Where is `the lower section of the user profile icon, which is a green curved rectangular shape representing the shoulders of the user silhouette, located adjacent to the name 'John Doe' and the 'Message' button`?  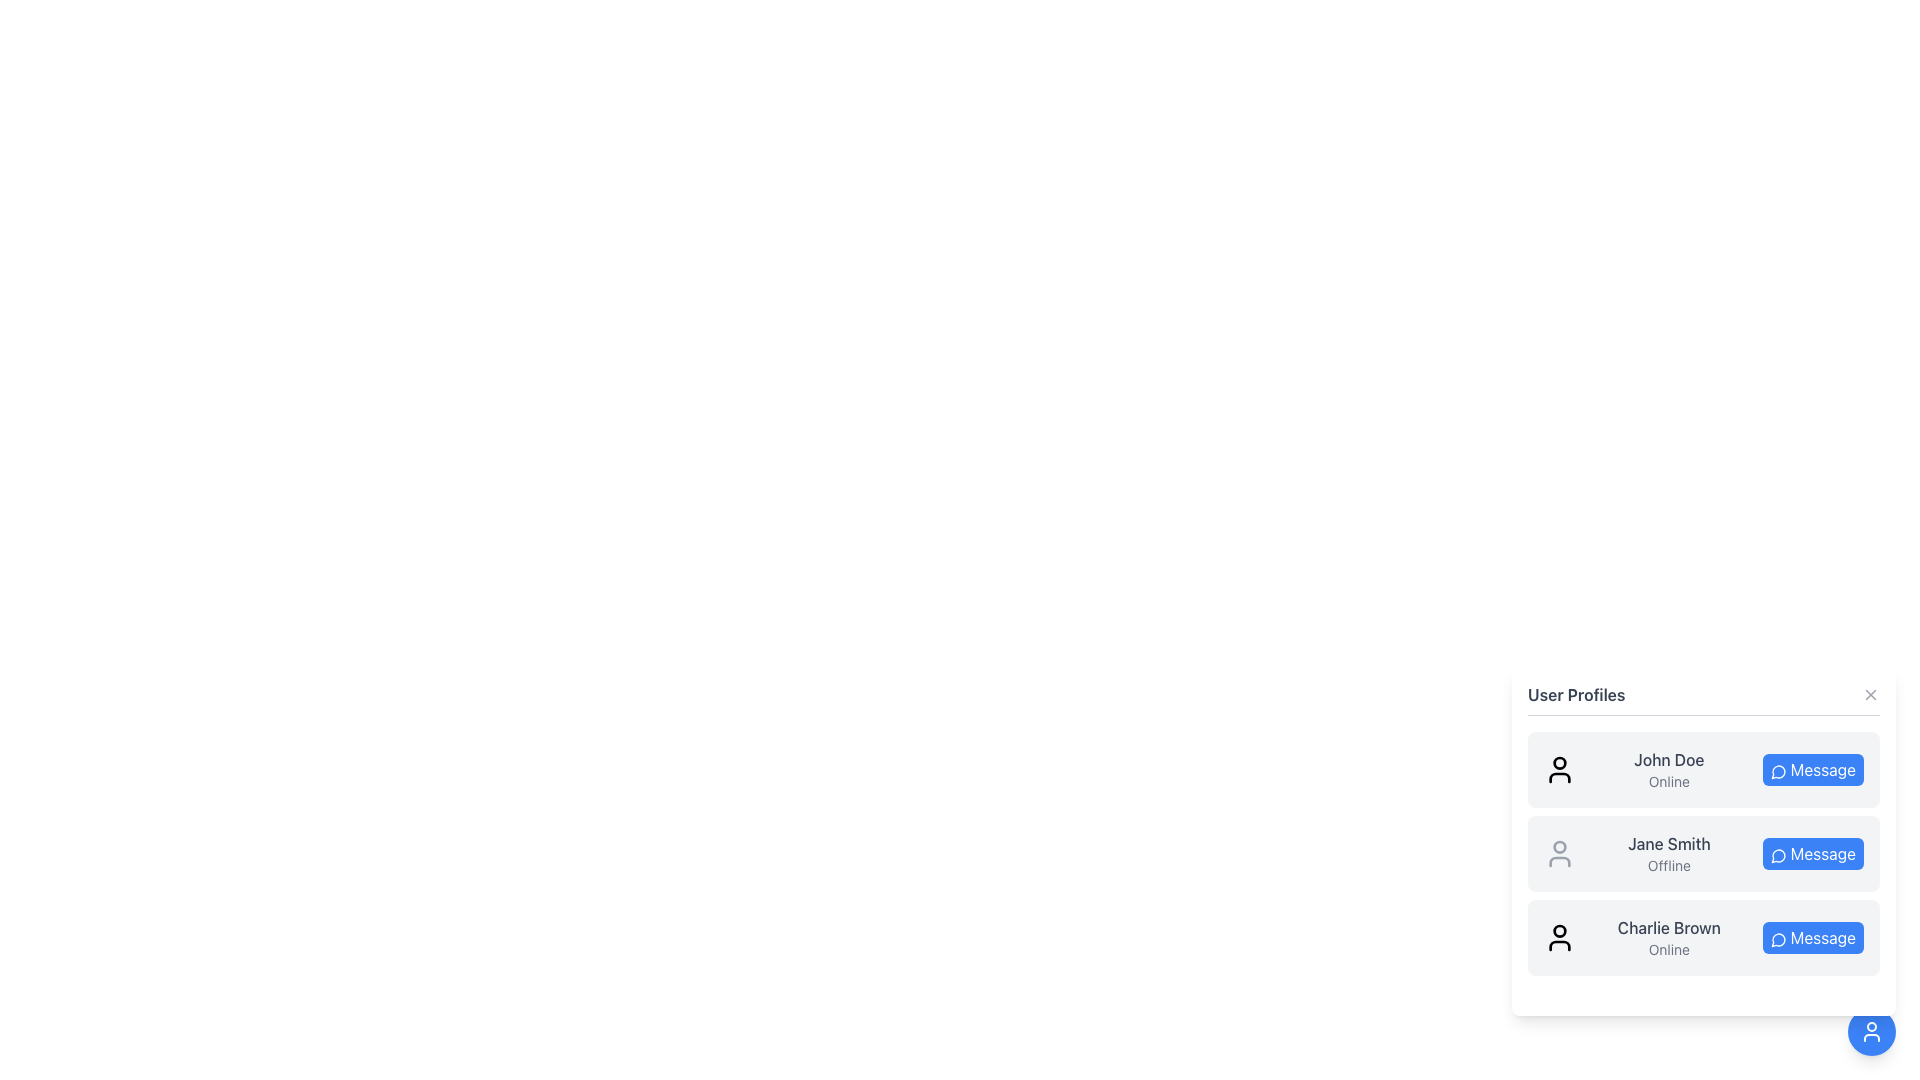 the lower section of the user profile icon, which is a green curved rectangular shape representing the shoulders of the user silhouette, located adjacent to the name 'John Doe' and the 'Message' button is located at coordinates (1559, 777).